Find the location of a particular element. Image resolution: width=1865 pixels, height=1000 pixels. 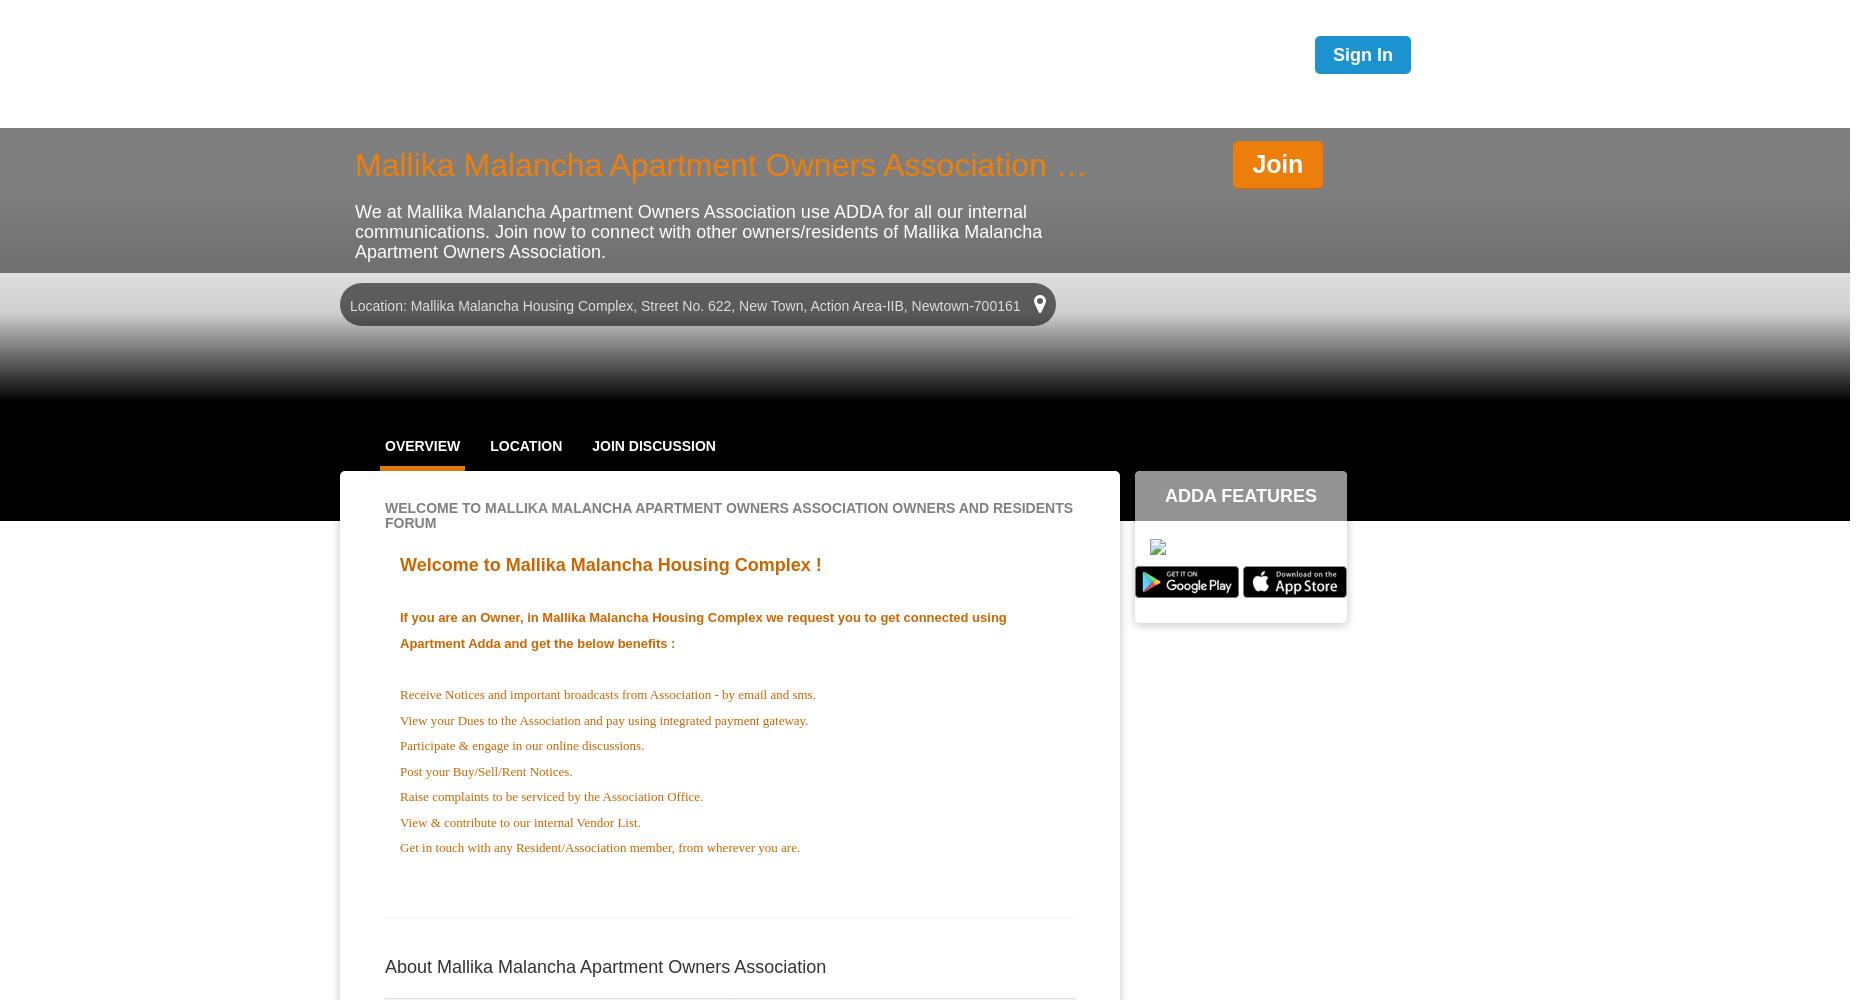

'About Mallika Malancha Apartment Owners Association' is located at coordinates (604, 966).